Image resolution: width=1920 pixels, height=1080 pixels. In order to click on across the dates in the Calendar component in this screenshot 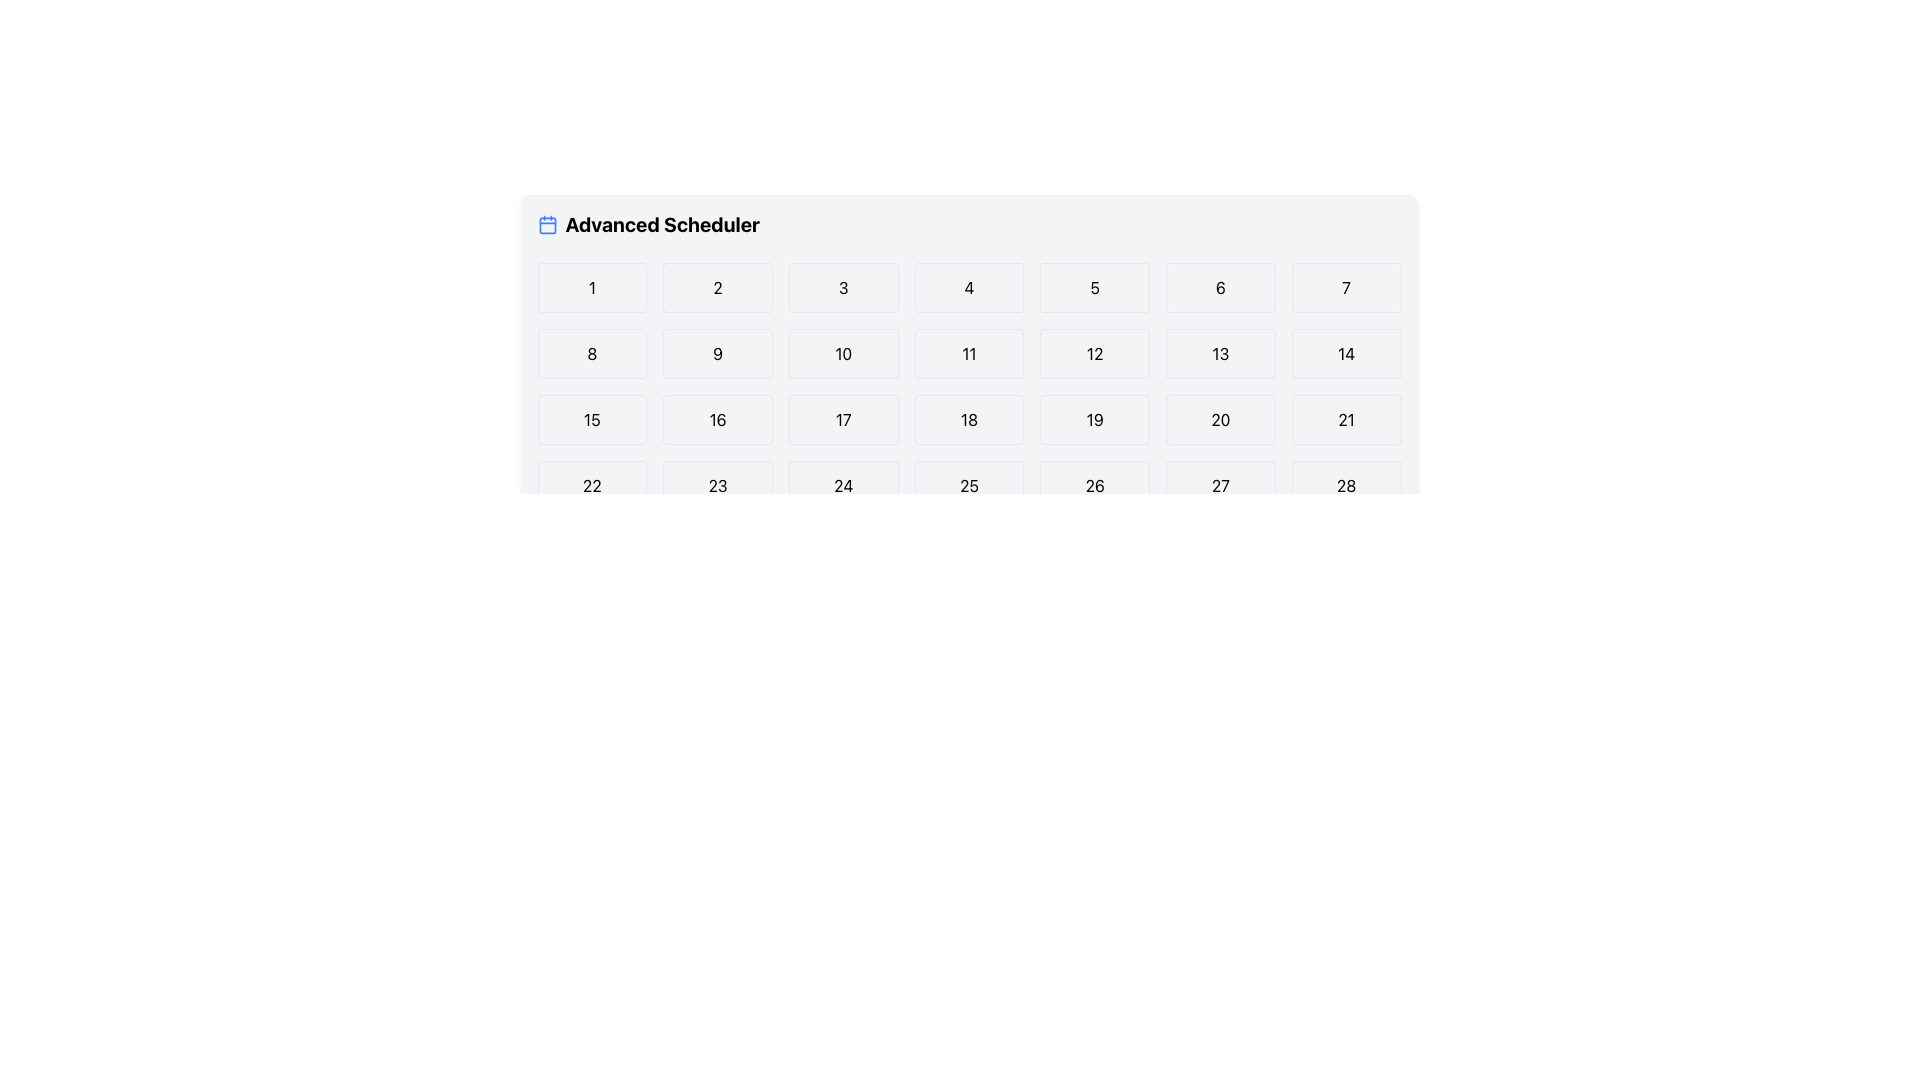, I will do `click(969, 393)`.